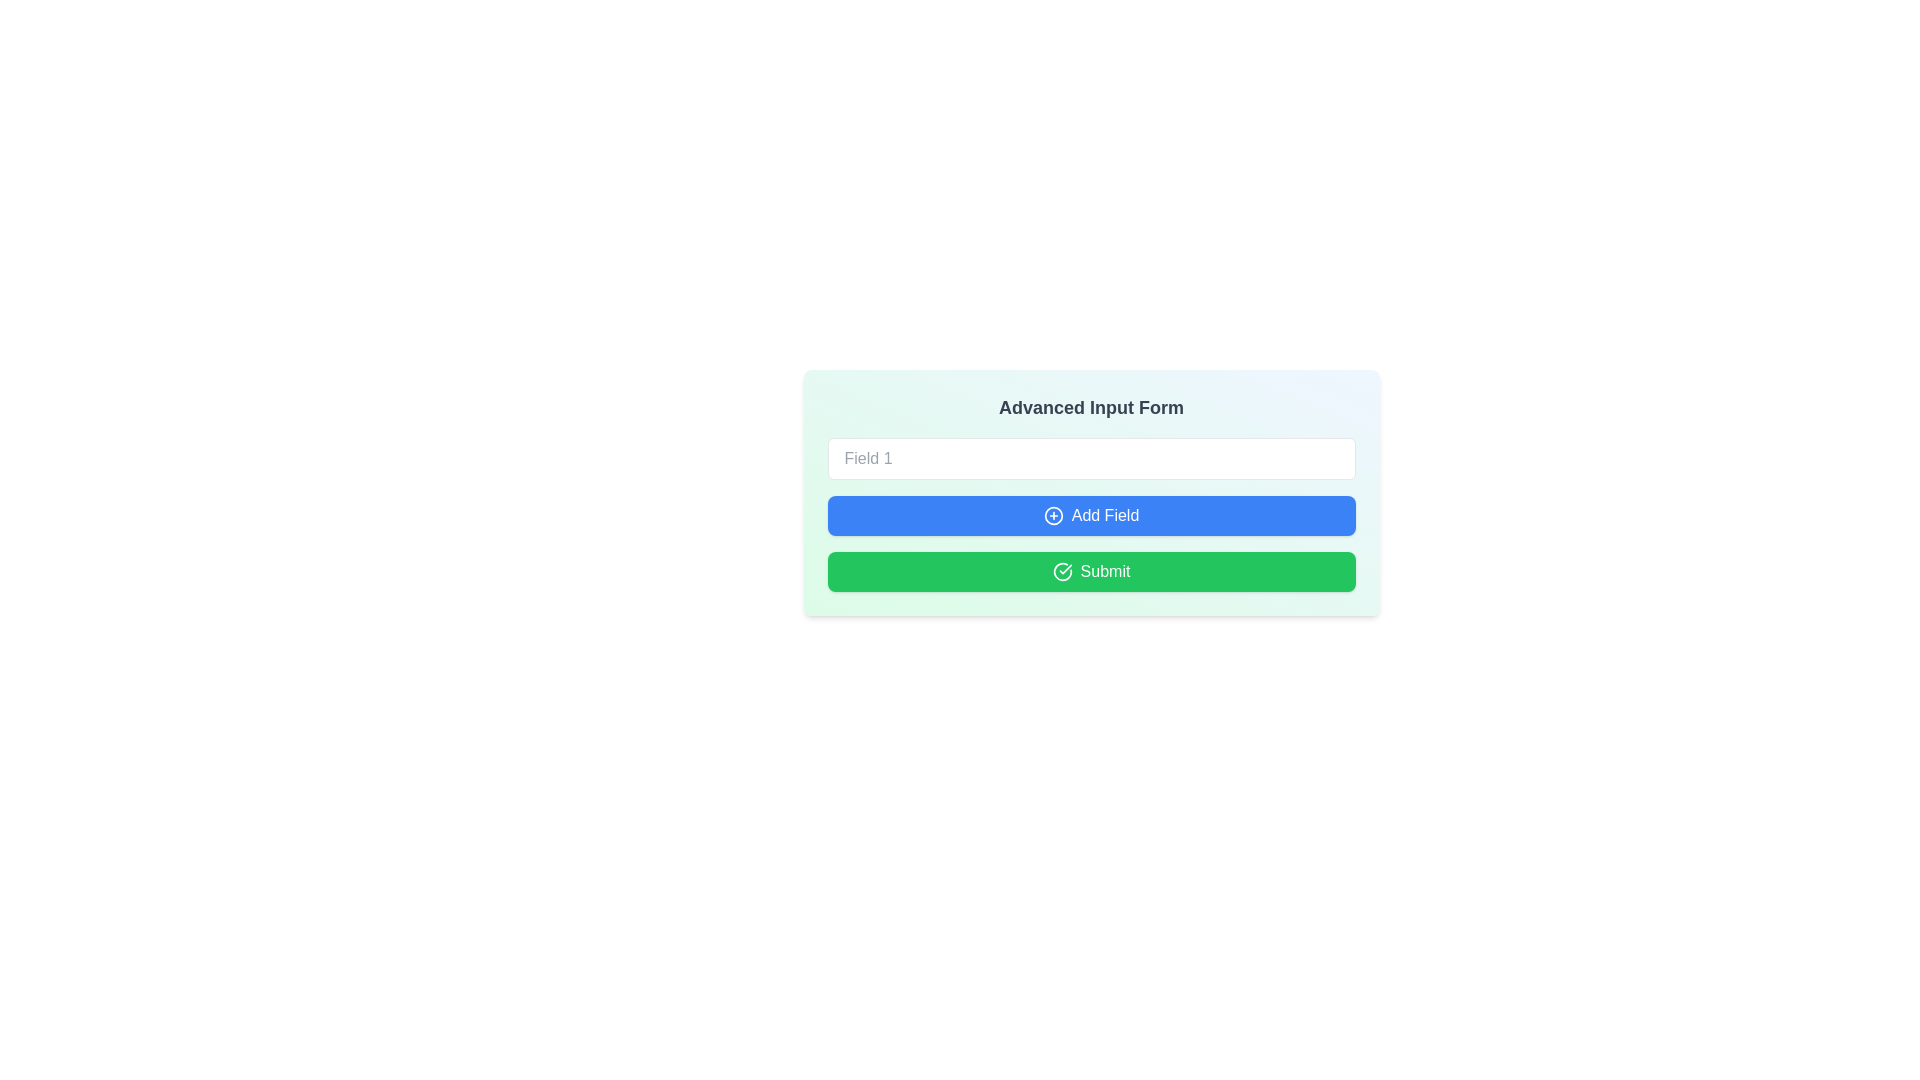  Describe the element at coordinates (1052, 515) in the screenshot. I see `the circular icon containing a plus sign, which is located to the left of the 'Add Field' text within the blue rectangular button` at that location.